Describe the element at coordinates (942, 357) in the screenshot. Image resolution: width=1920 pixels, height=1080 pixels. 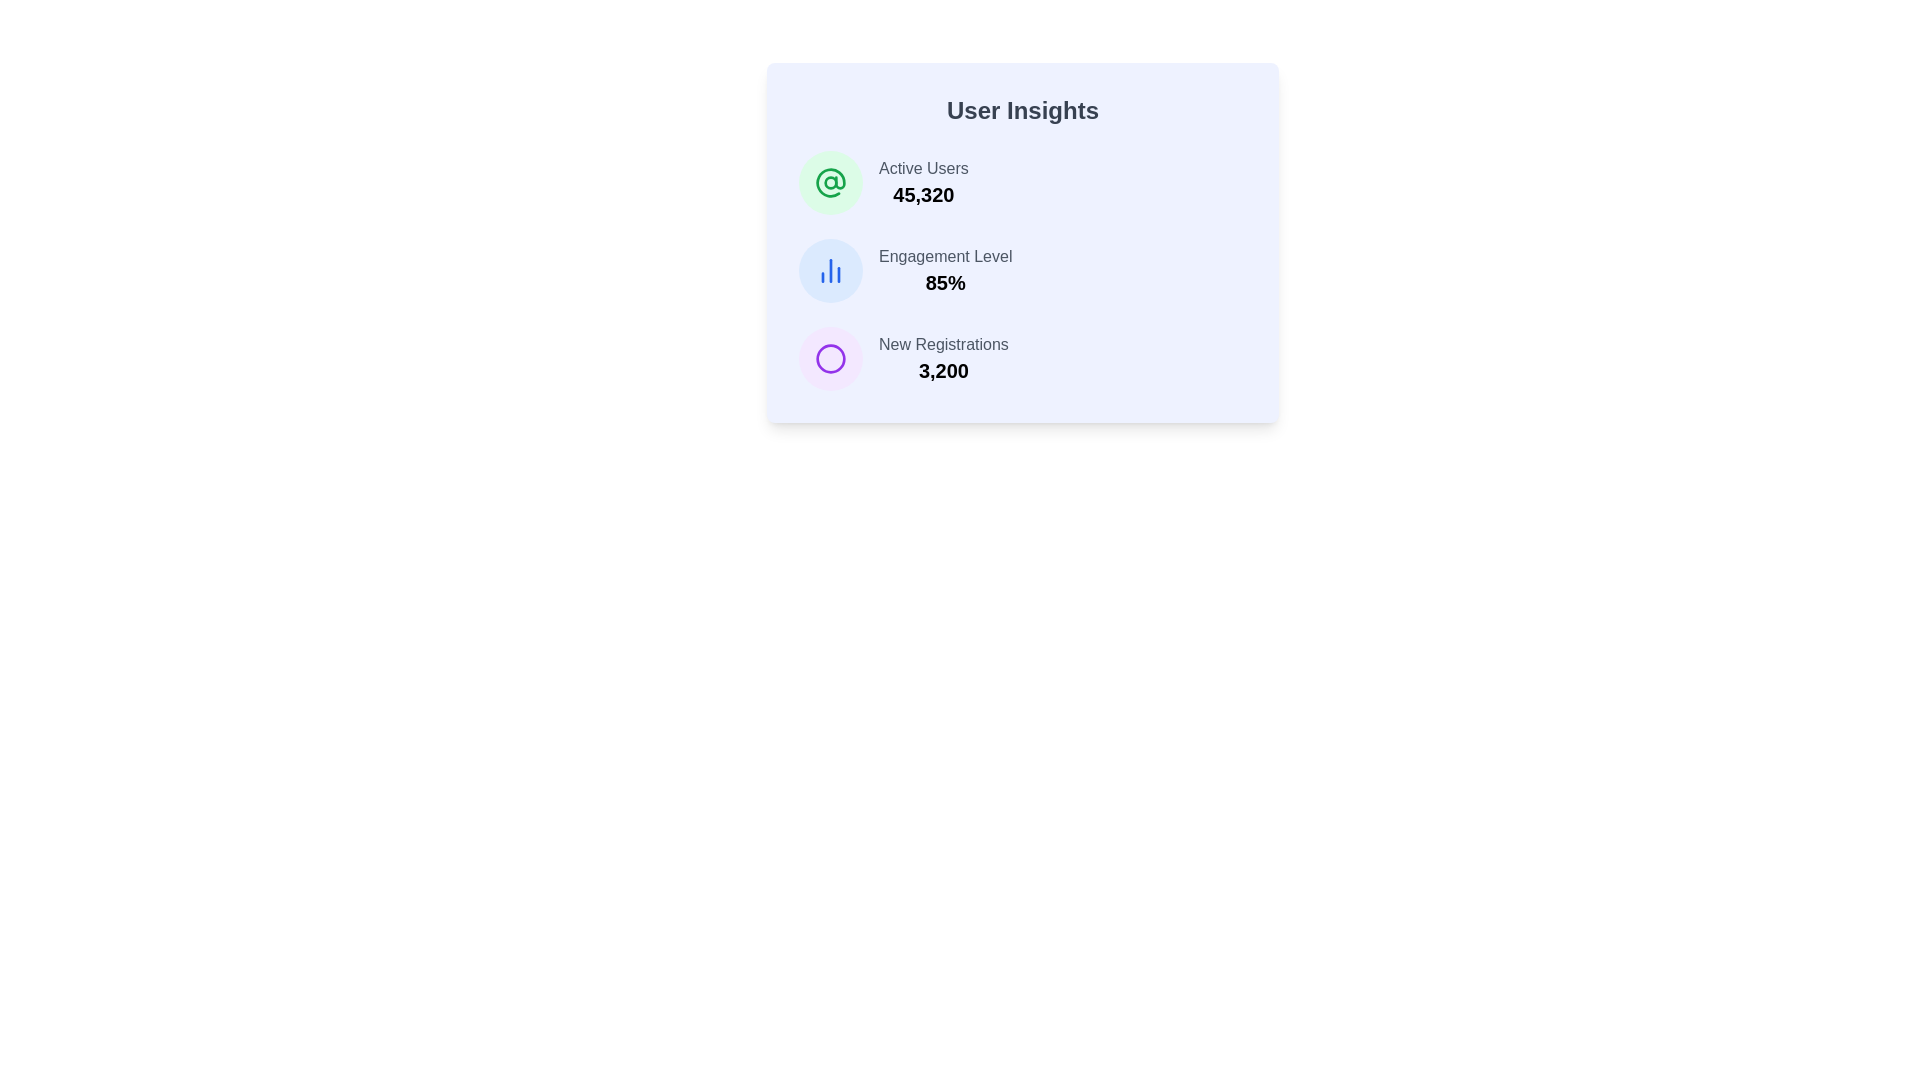
I see `the Static text block displaying 'New Registrations' and '3,200', located in the bottom right quadrant of the 'User Insights' card` at that location.